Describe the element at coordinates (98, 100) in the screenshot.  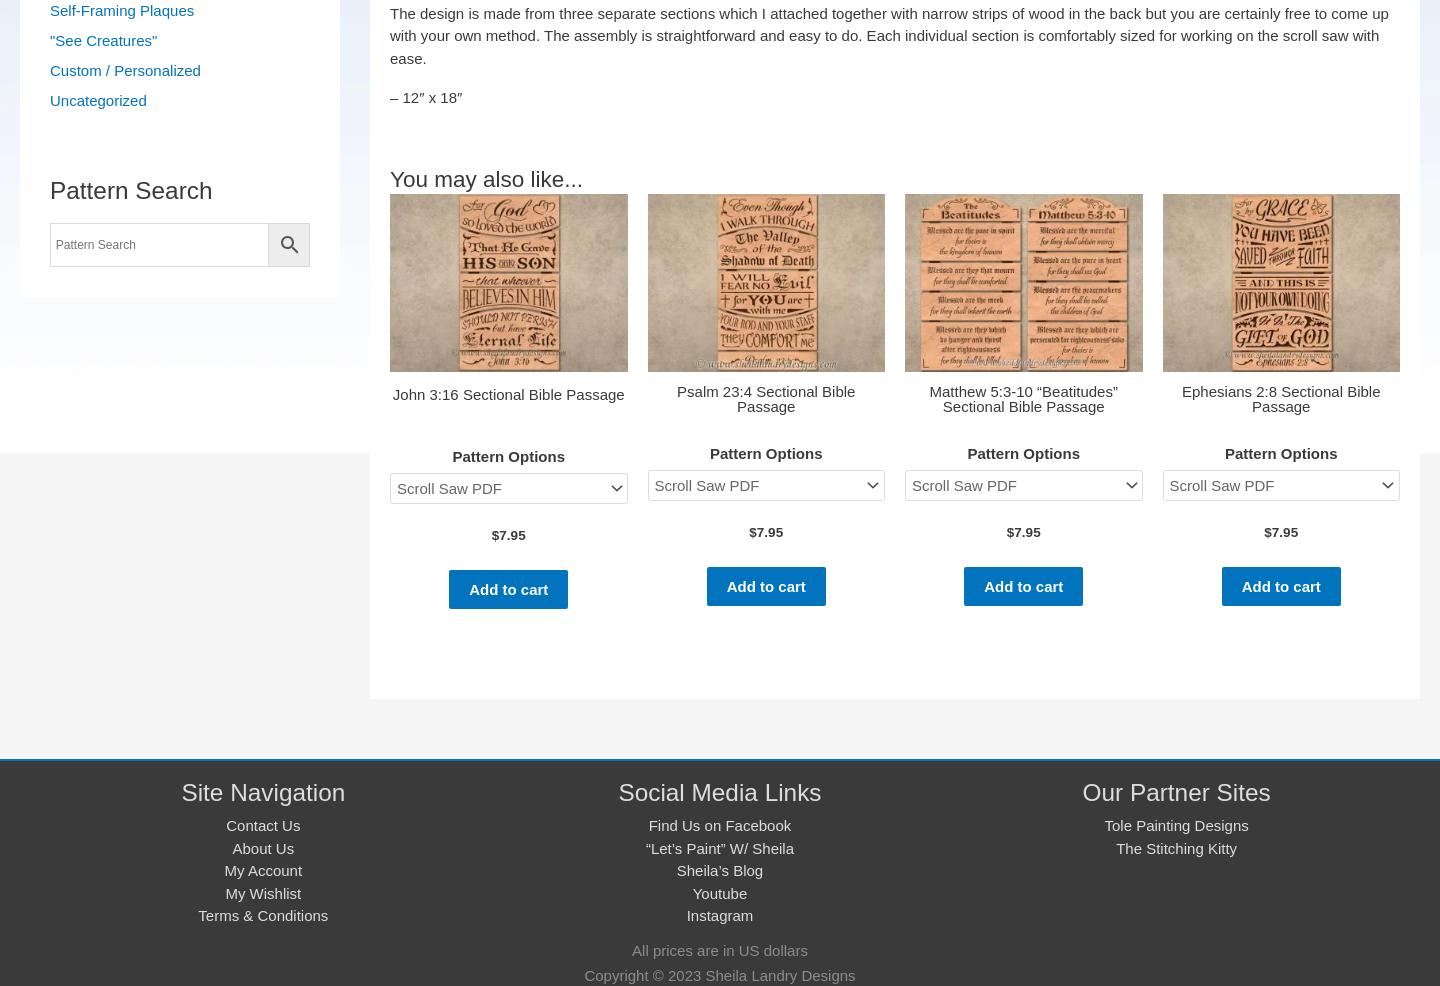
I see `'Uncategorized'` at that location.